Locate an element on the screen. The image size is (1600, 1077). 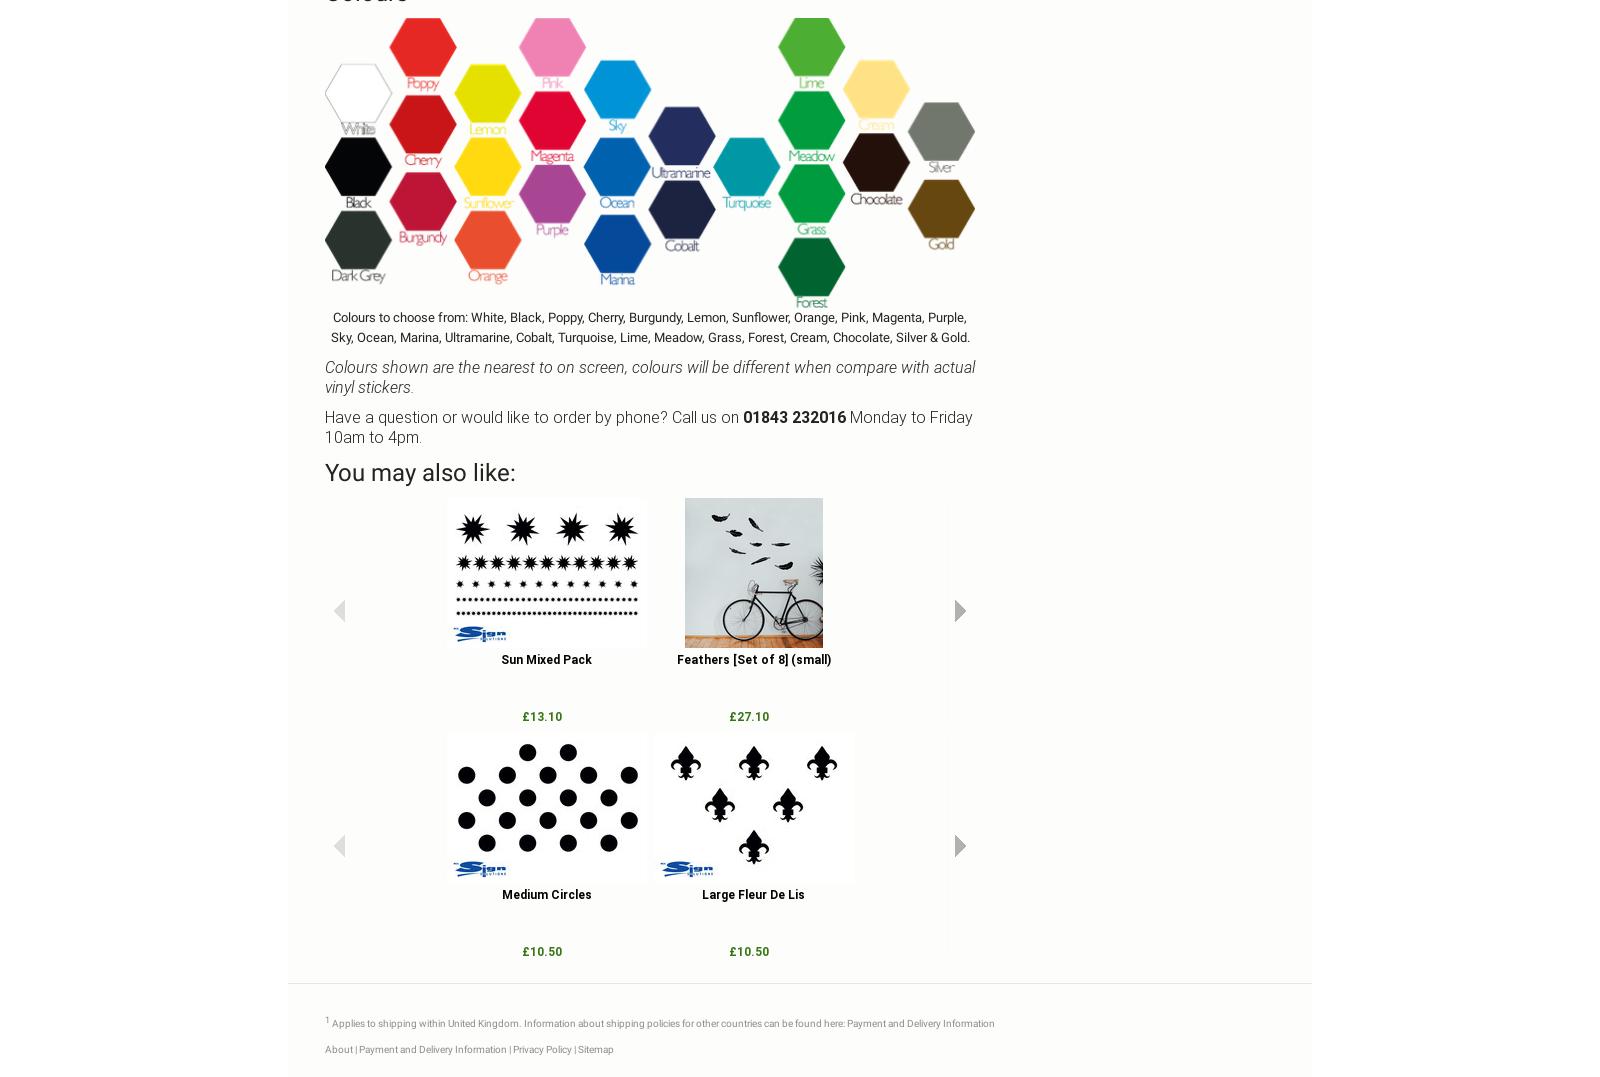
'Waves (medium)' is located at coordinates (1167, 659).